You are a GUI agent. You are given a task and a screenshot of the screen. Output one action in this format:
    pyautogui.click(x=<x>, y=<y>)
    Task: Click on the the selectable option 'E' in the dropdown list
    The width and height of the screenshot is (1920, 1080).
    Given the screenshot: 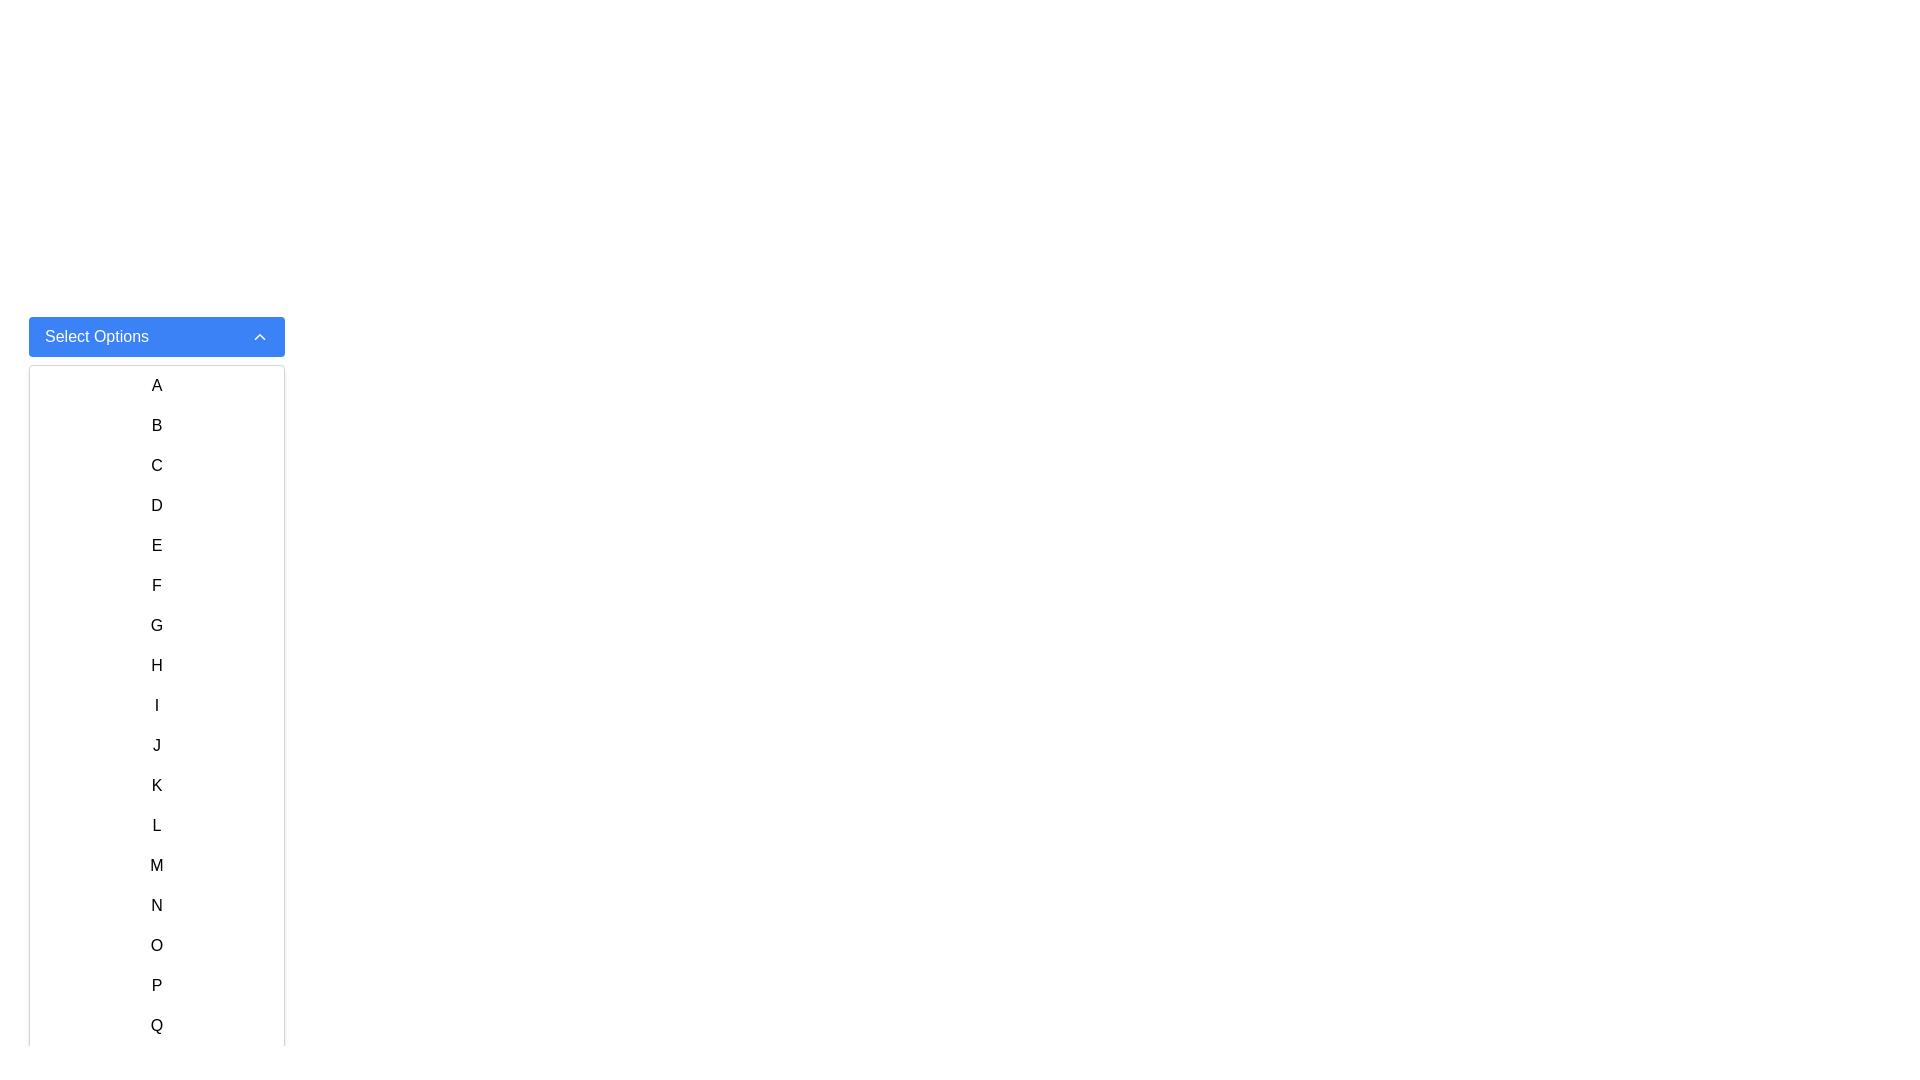 What is the action you would take?
    pyautogui.click(x=156, y=546)
    